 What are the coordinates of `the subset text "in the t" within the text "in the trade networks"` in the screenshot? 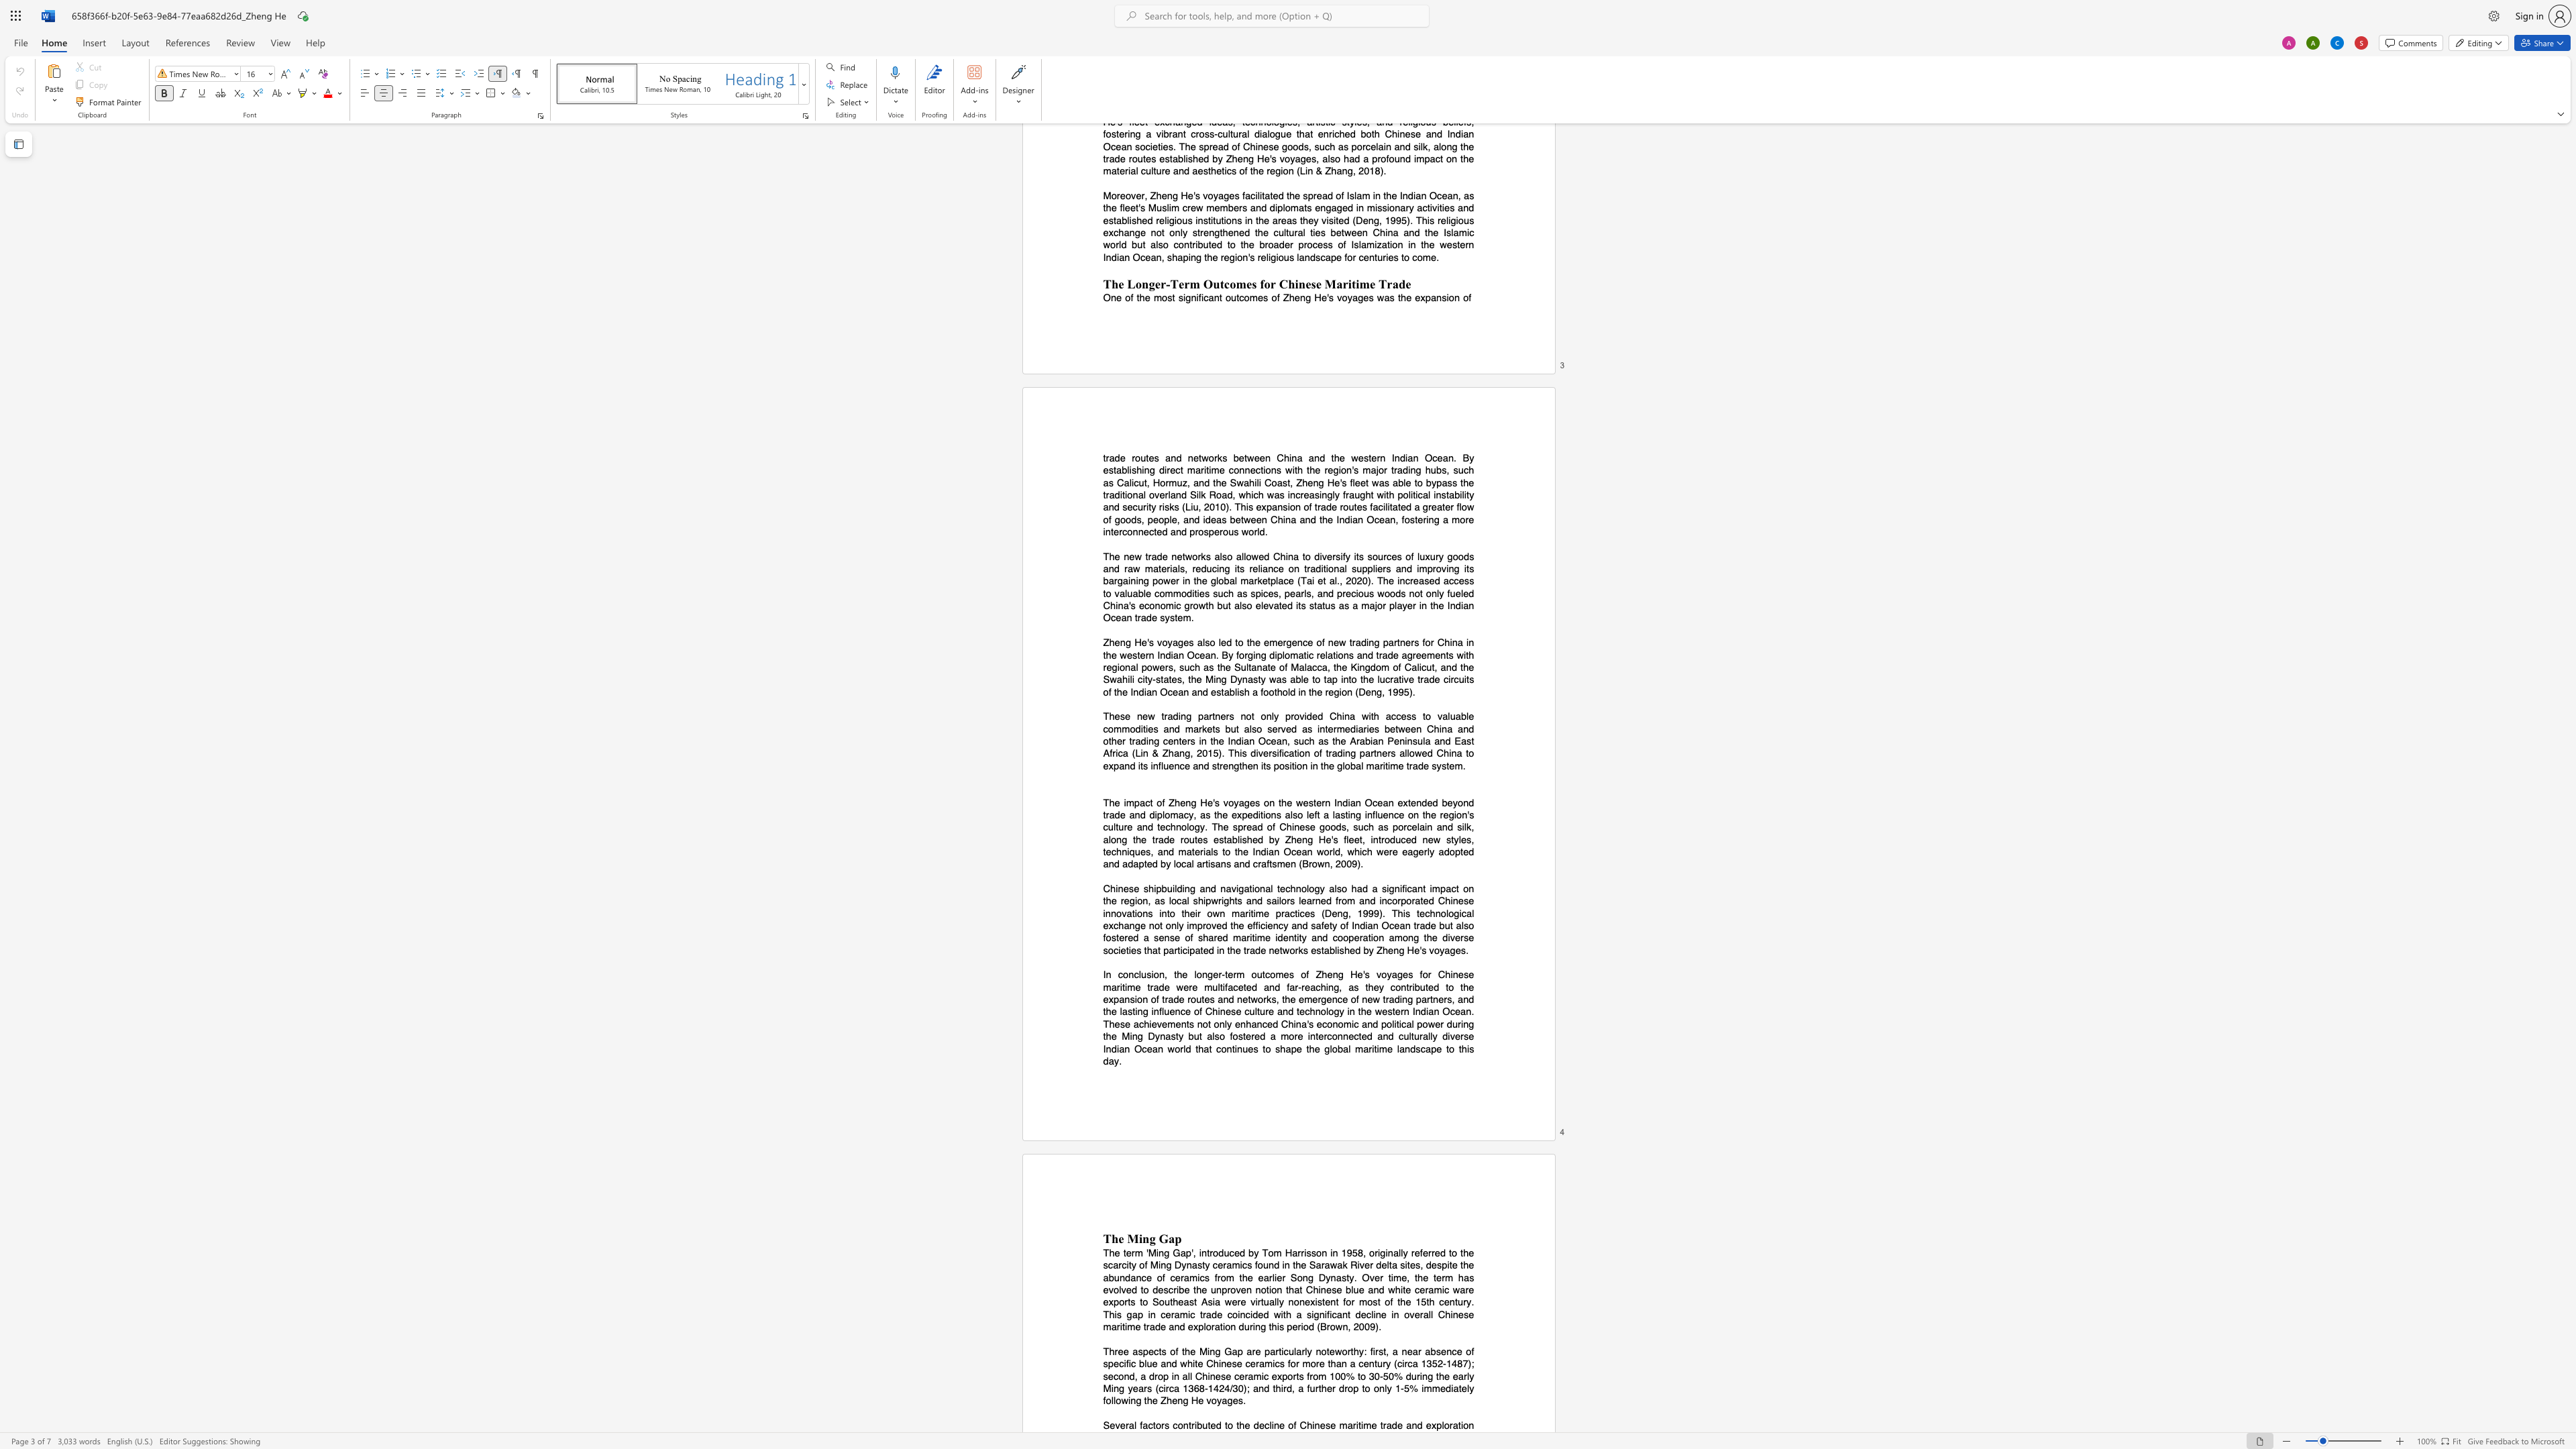 It's located at (1216, 949).